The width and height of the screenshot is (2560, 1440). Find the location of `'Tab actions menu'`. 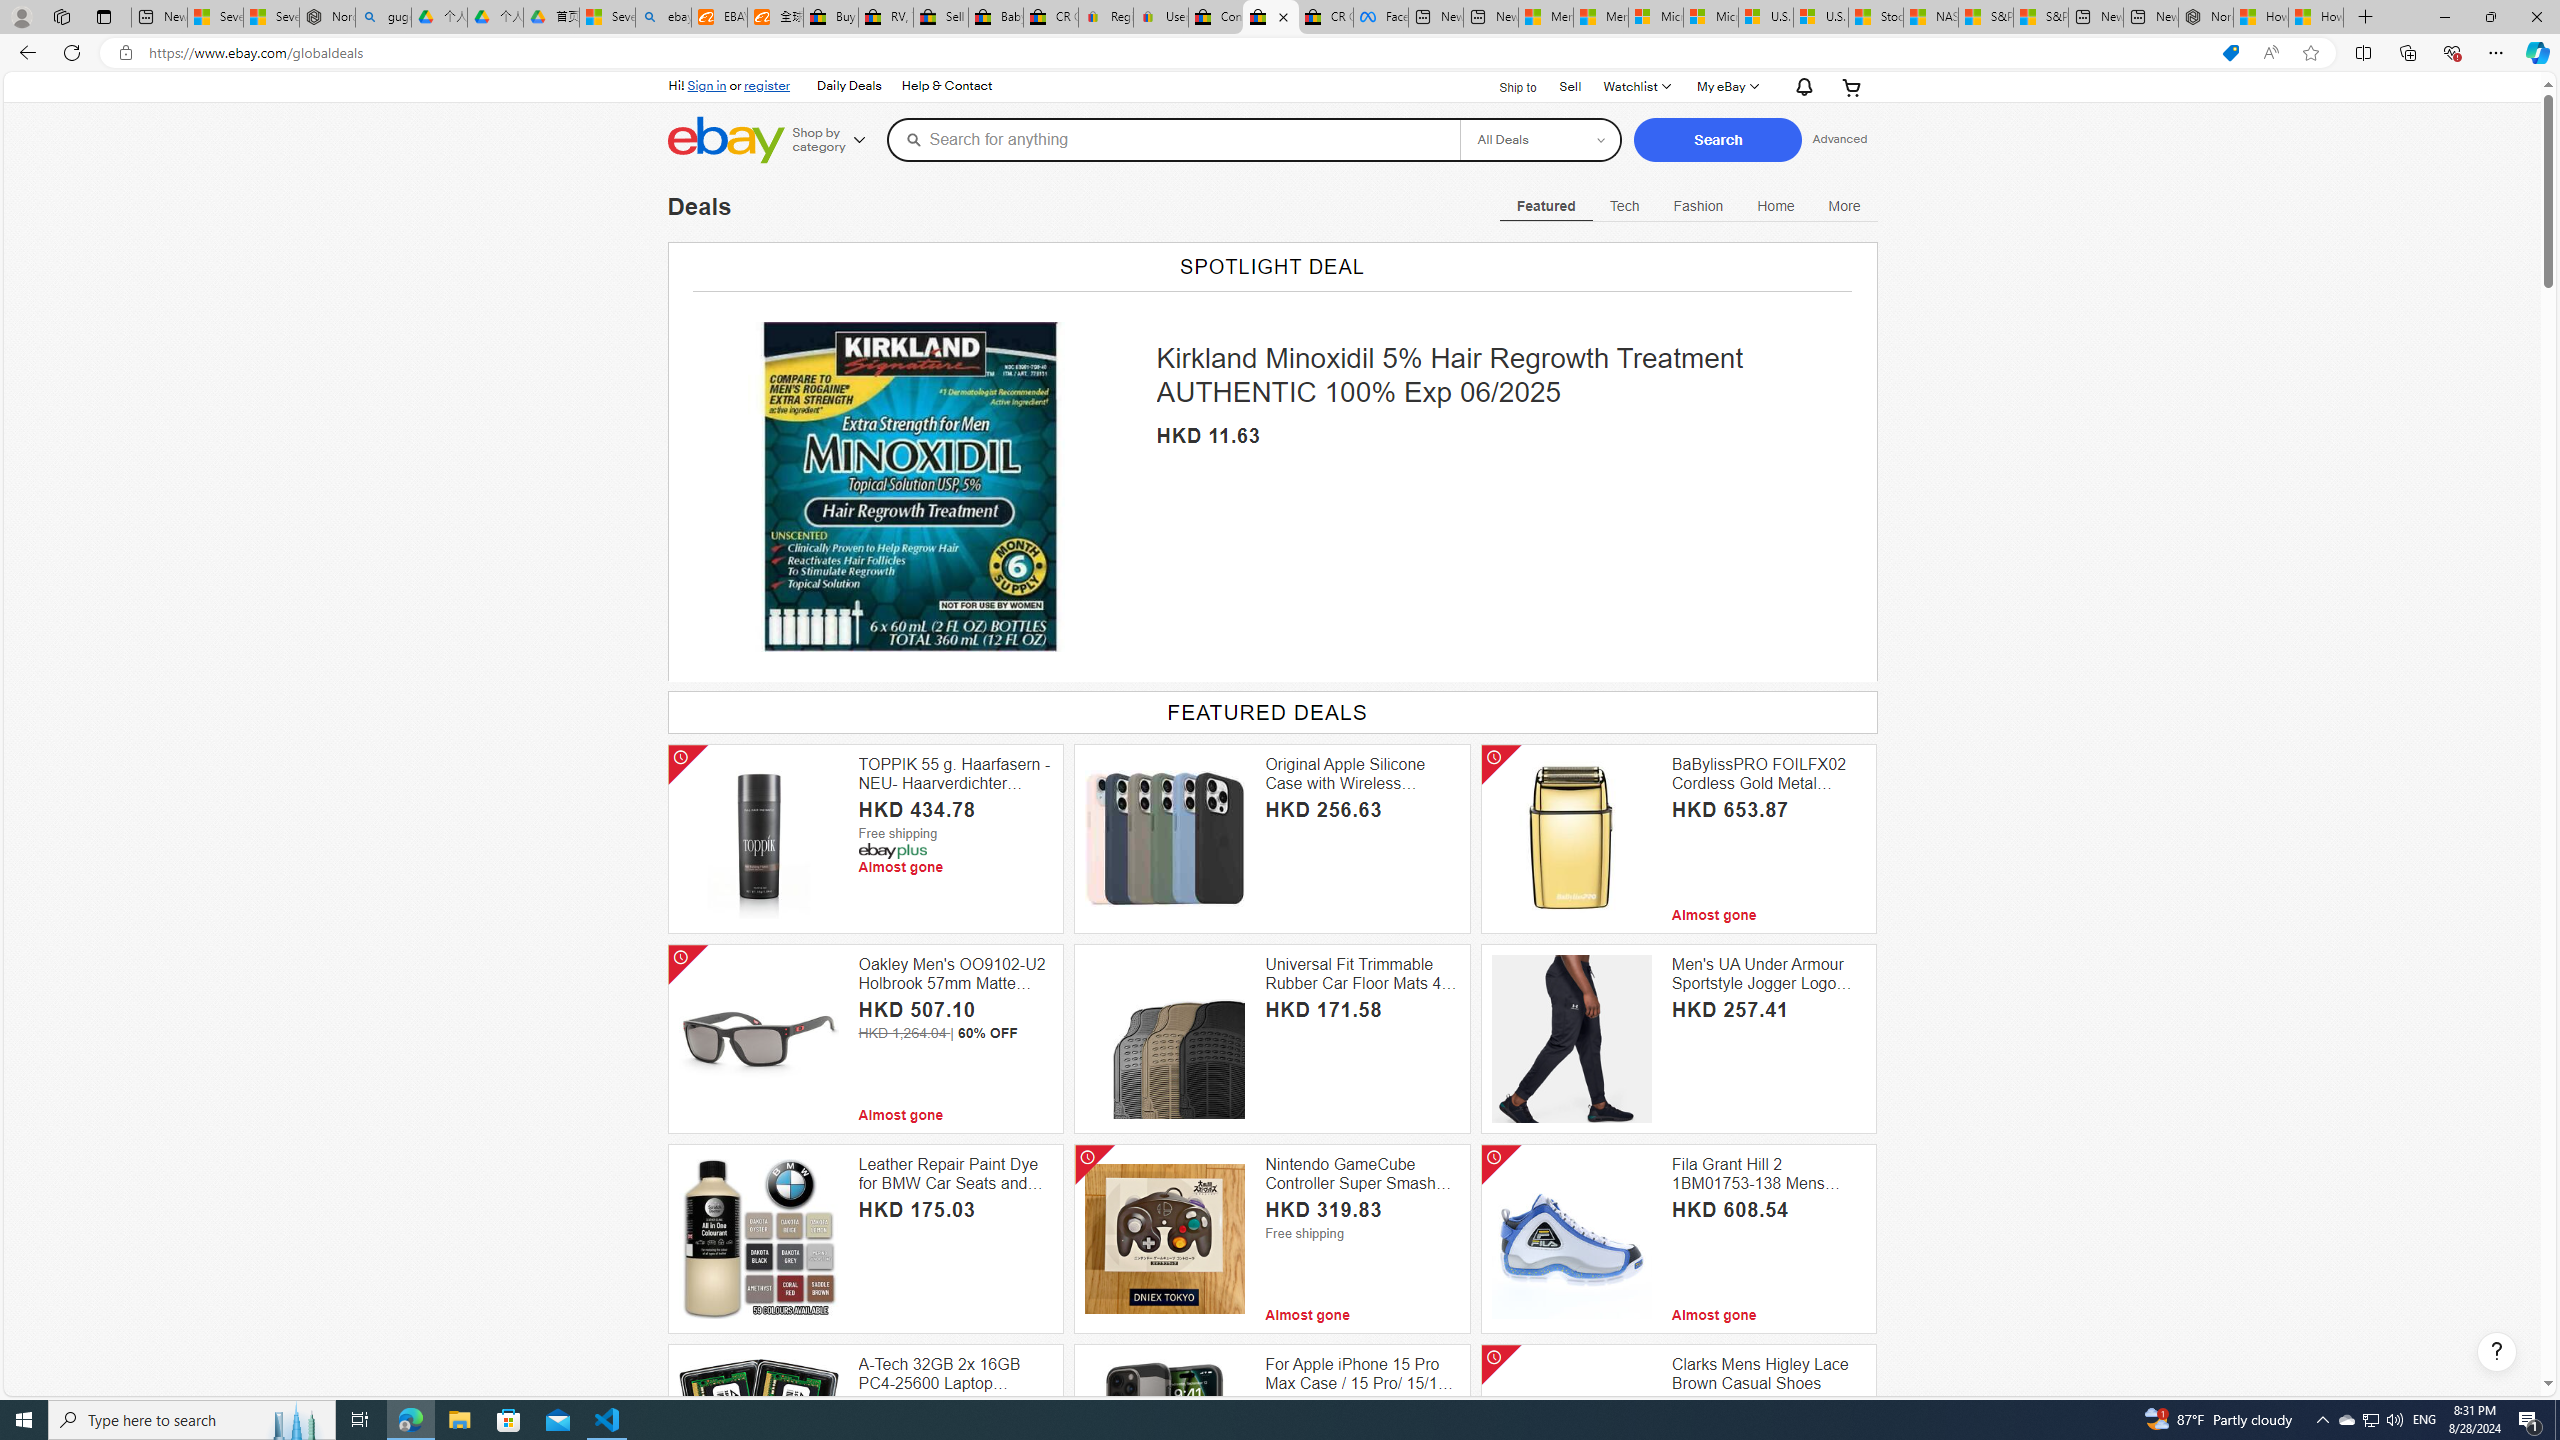

'Tab actions menu' is located at coordinates (102, 16).